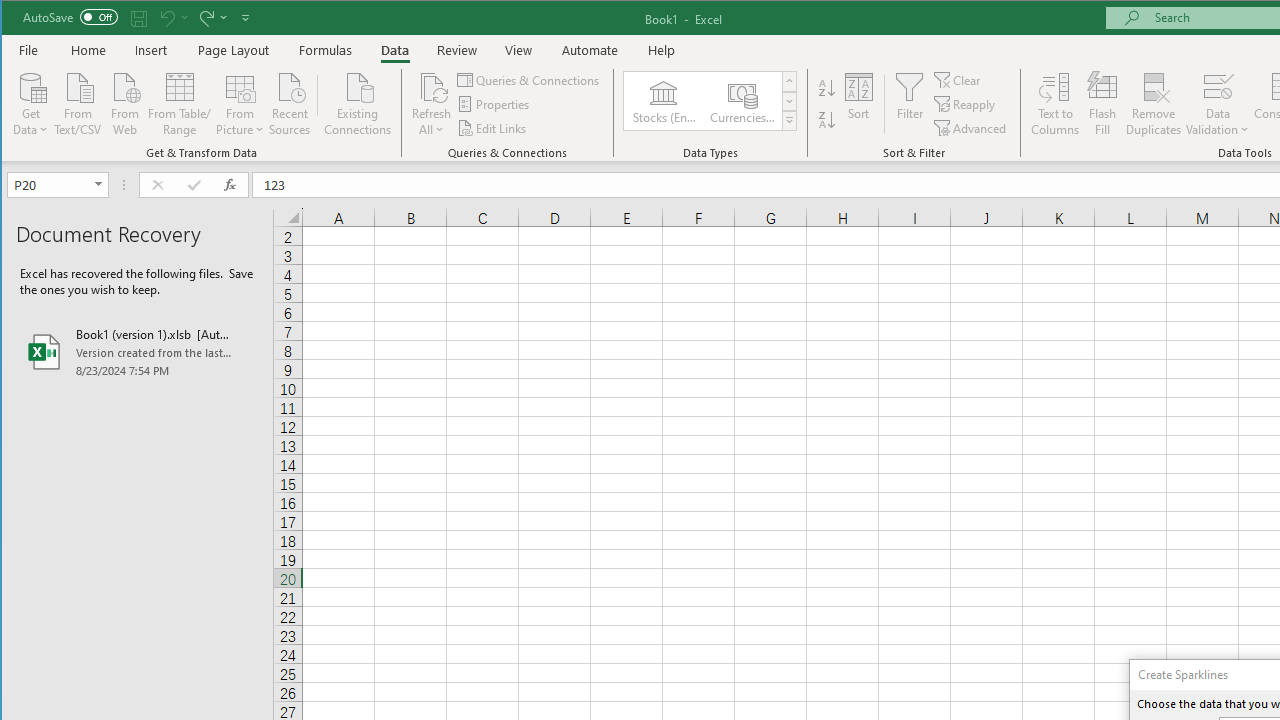 Image resolution: width=1280 pixels, height=720 pixels. I want to click on 'Sort Largest to Smallest', so click(827, 120).